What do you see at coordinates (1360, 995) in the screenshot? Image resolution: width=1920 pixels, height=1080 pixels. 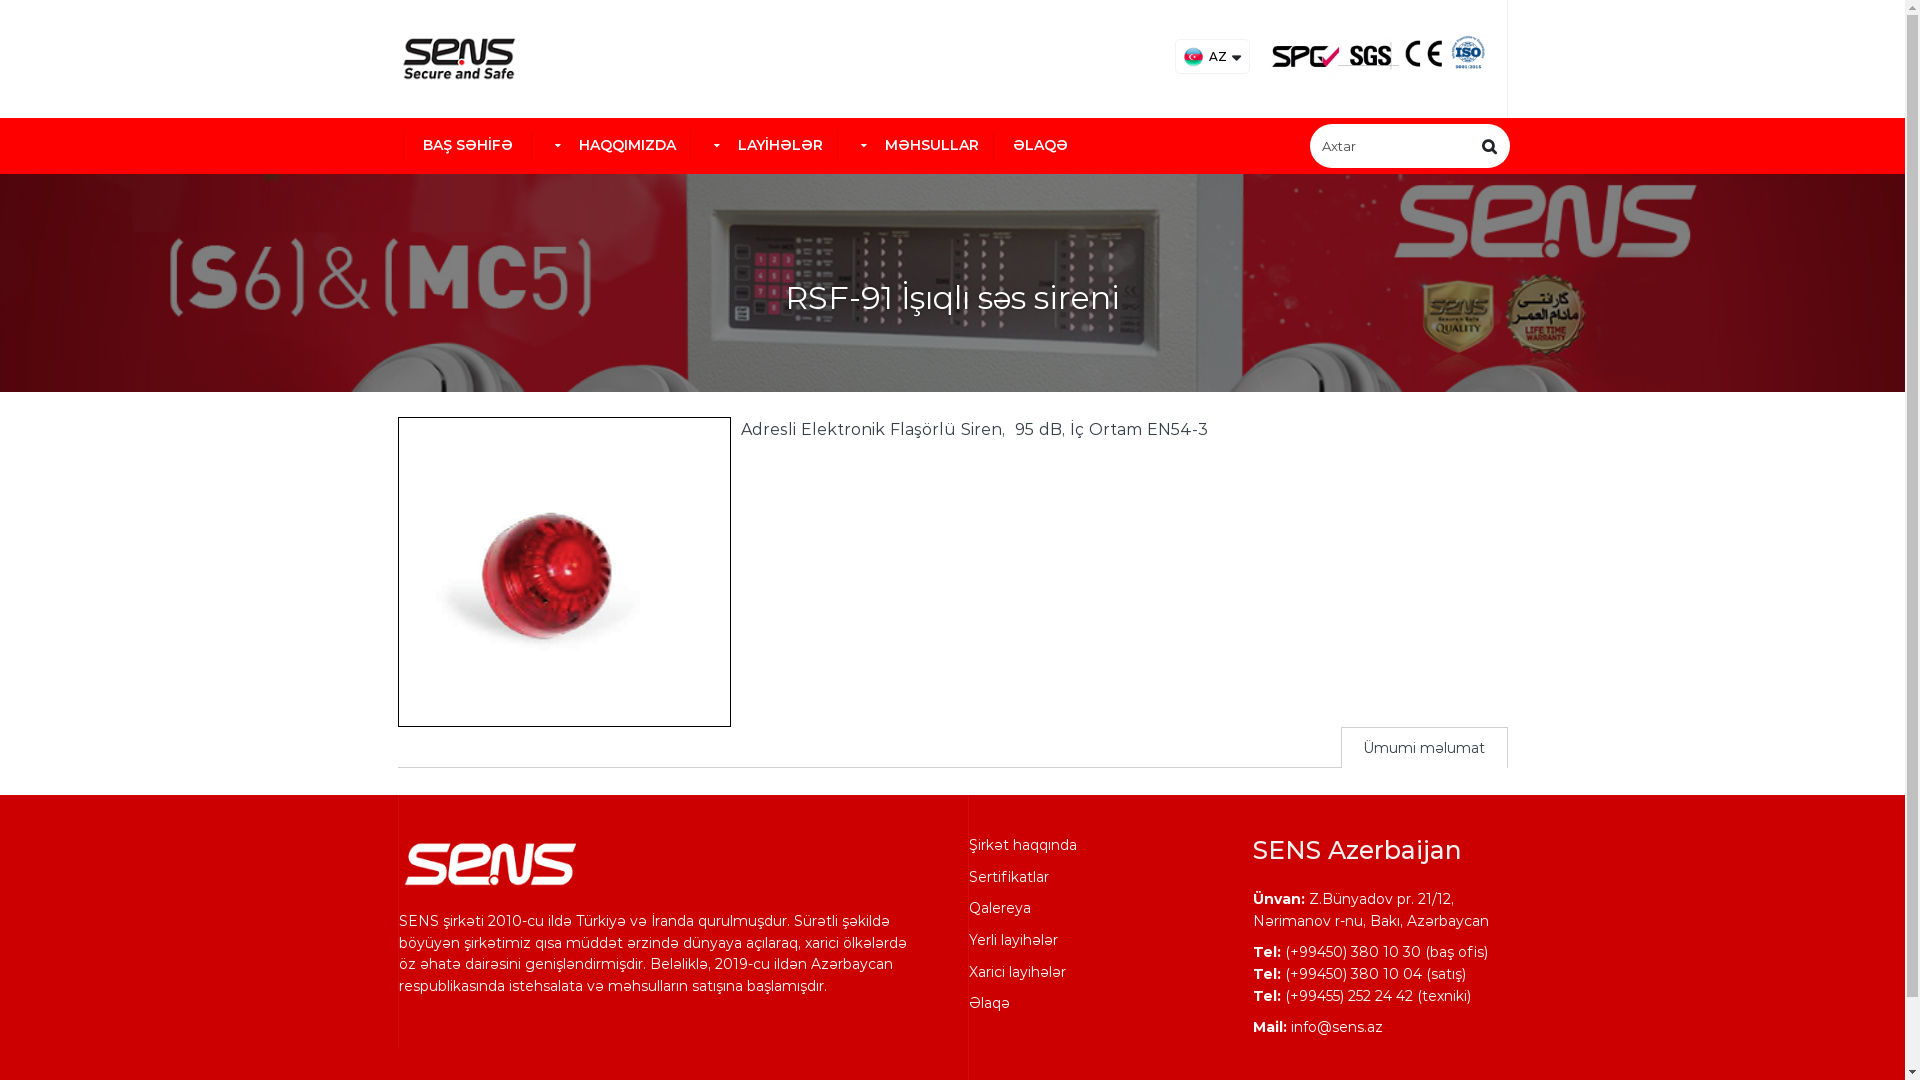 I see `'Tel: (+99455) 252 24 42 (texniki)'` at bounding box center [1360, 995].